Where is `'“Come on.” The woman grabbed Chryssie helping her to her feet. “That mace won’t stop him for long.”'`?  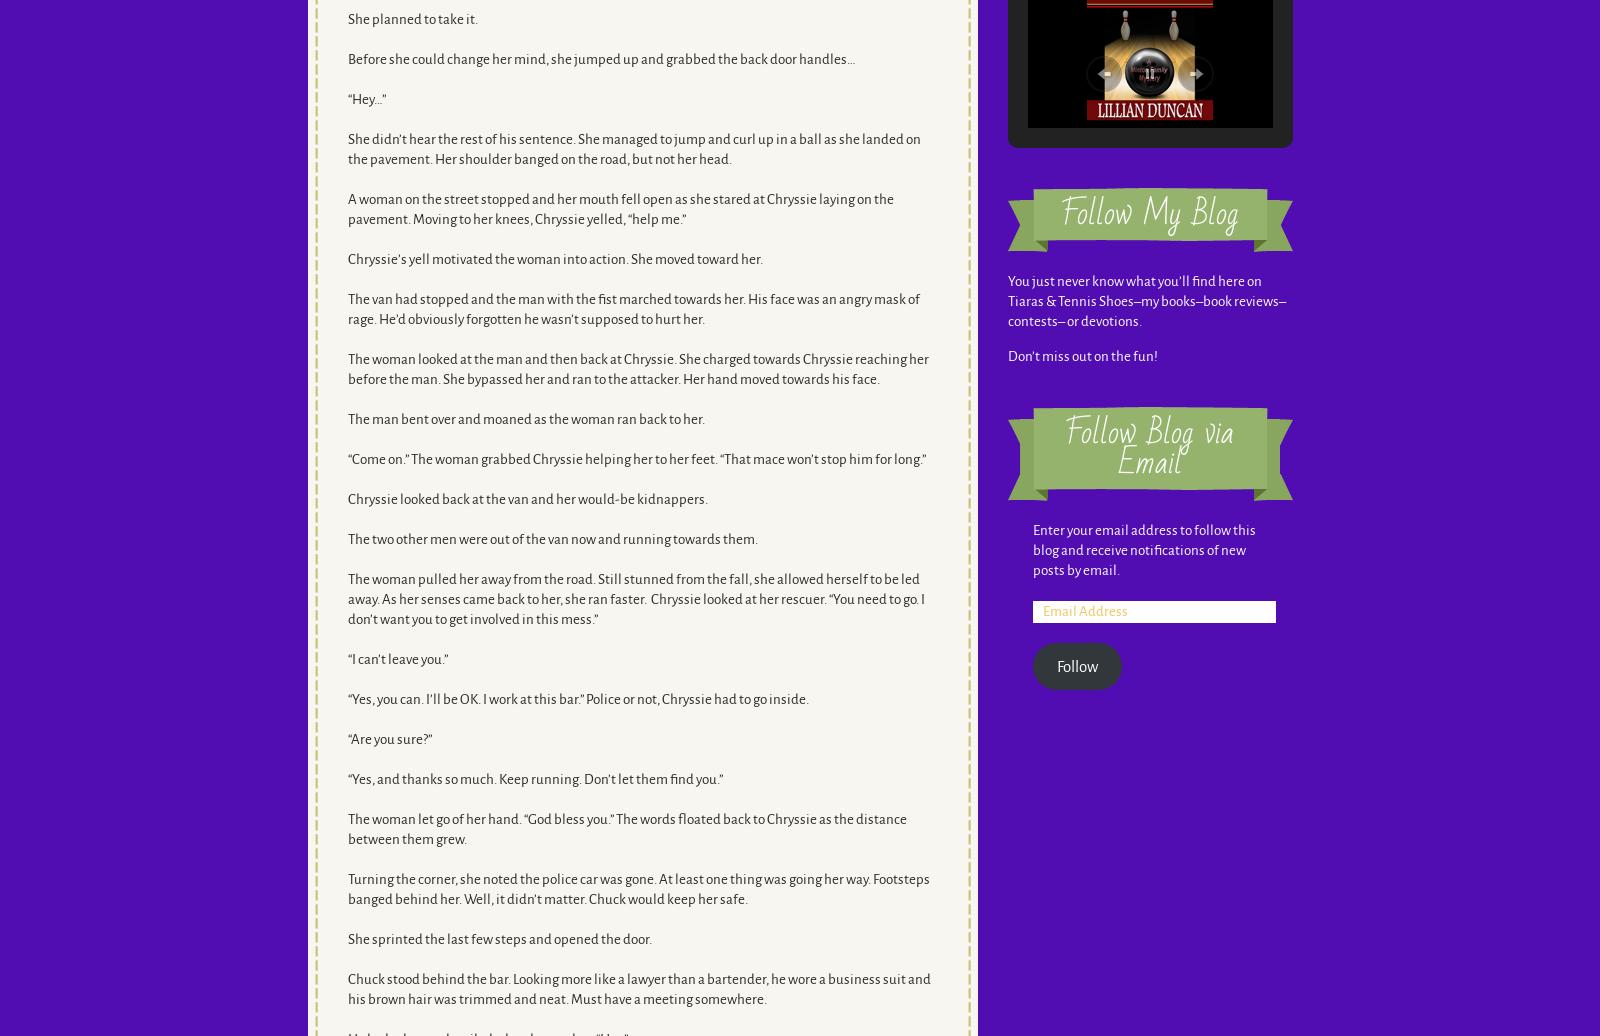
'“Come on.” The woman grabbed Chryssie helping her to her feet. “That mace won’t stop him for long.”' is located at coordinates (636, 459).